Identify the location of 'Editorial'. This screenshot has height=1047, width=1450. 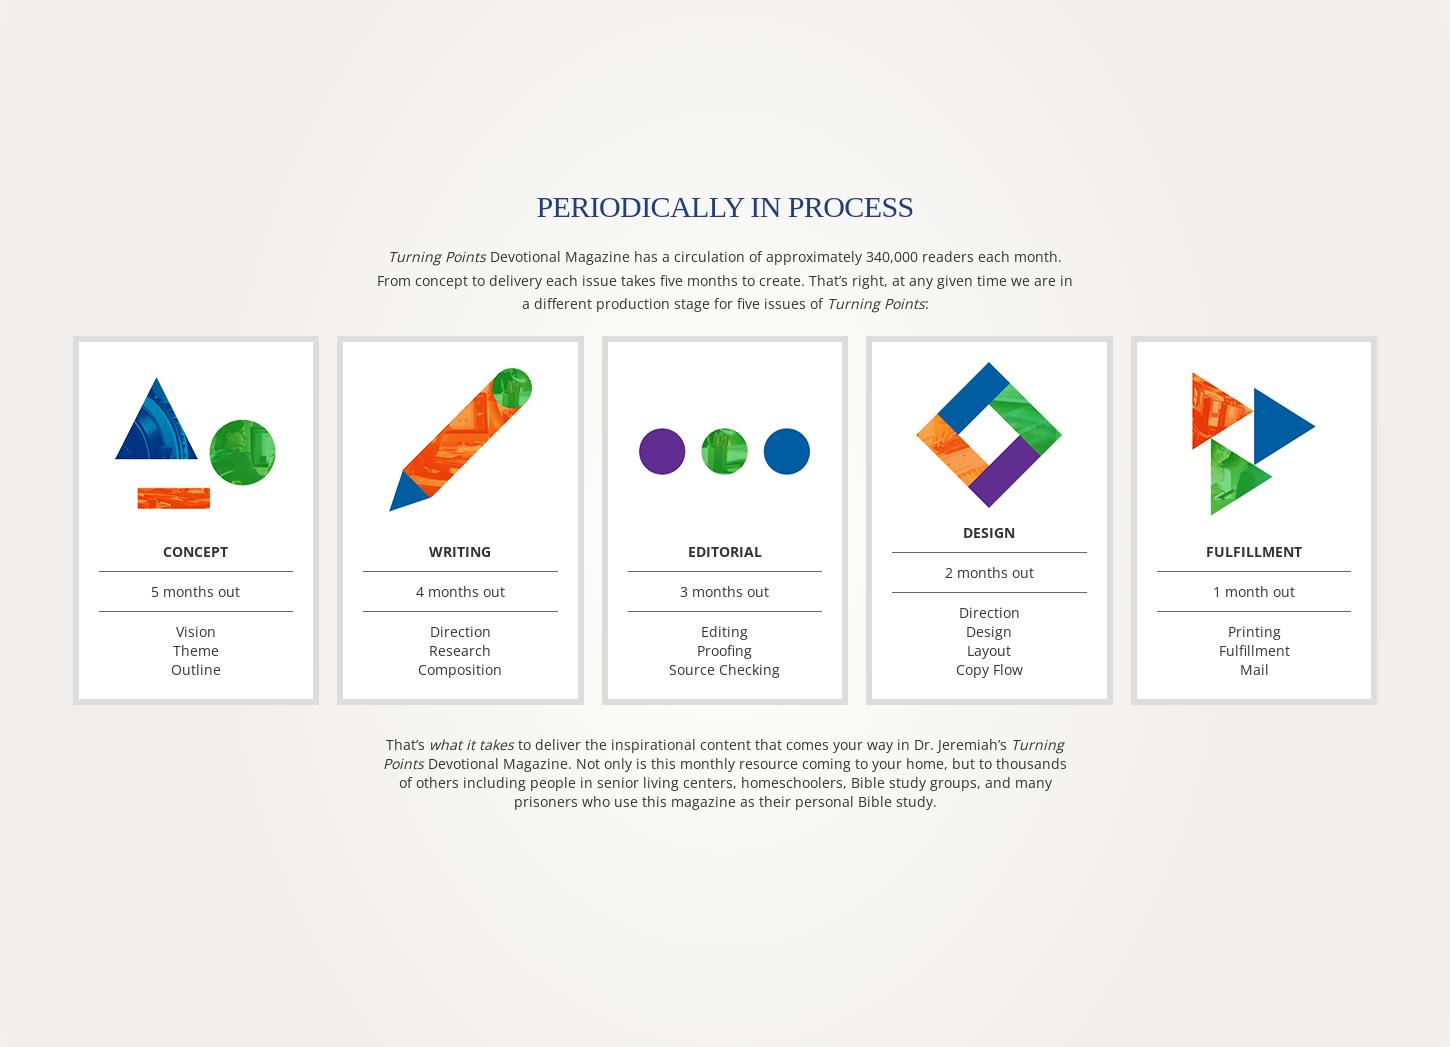
(722, 551).